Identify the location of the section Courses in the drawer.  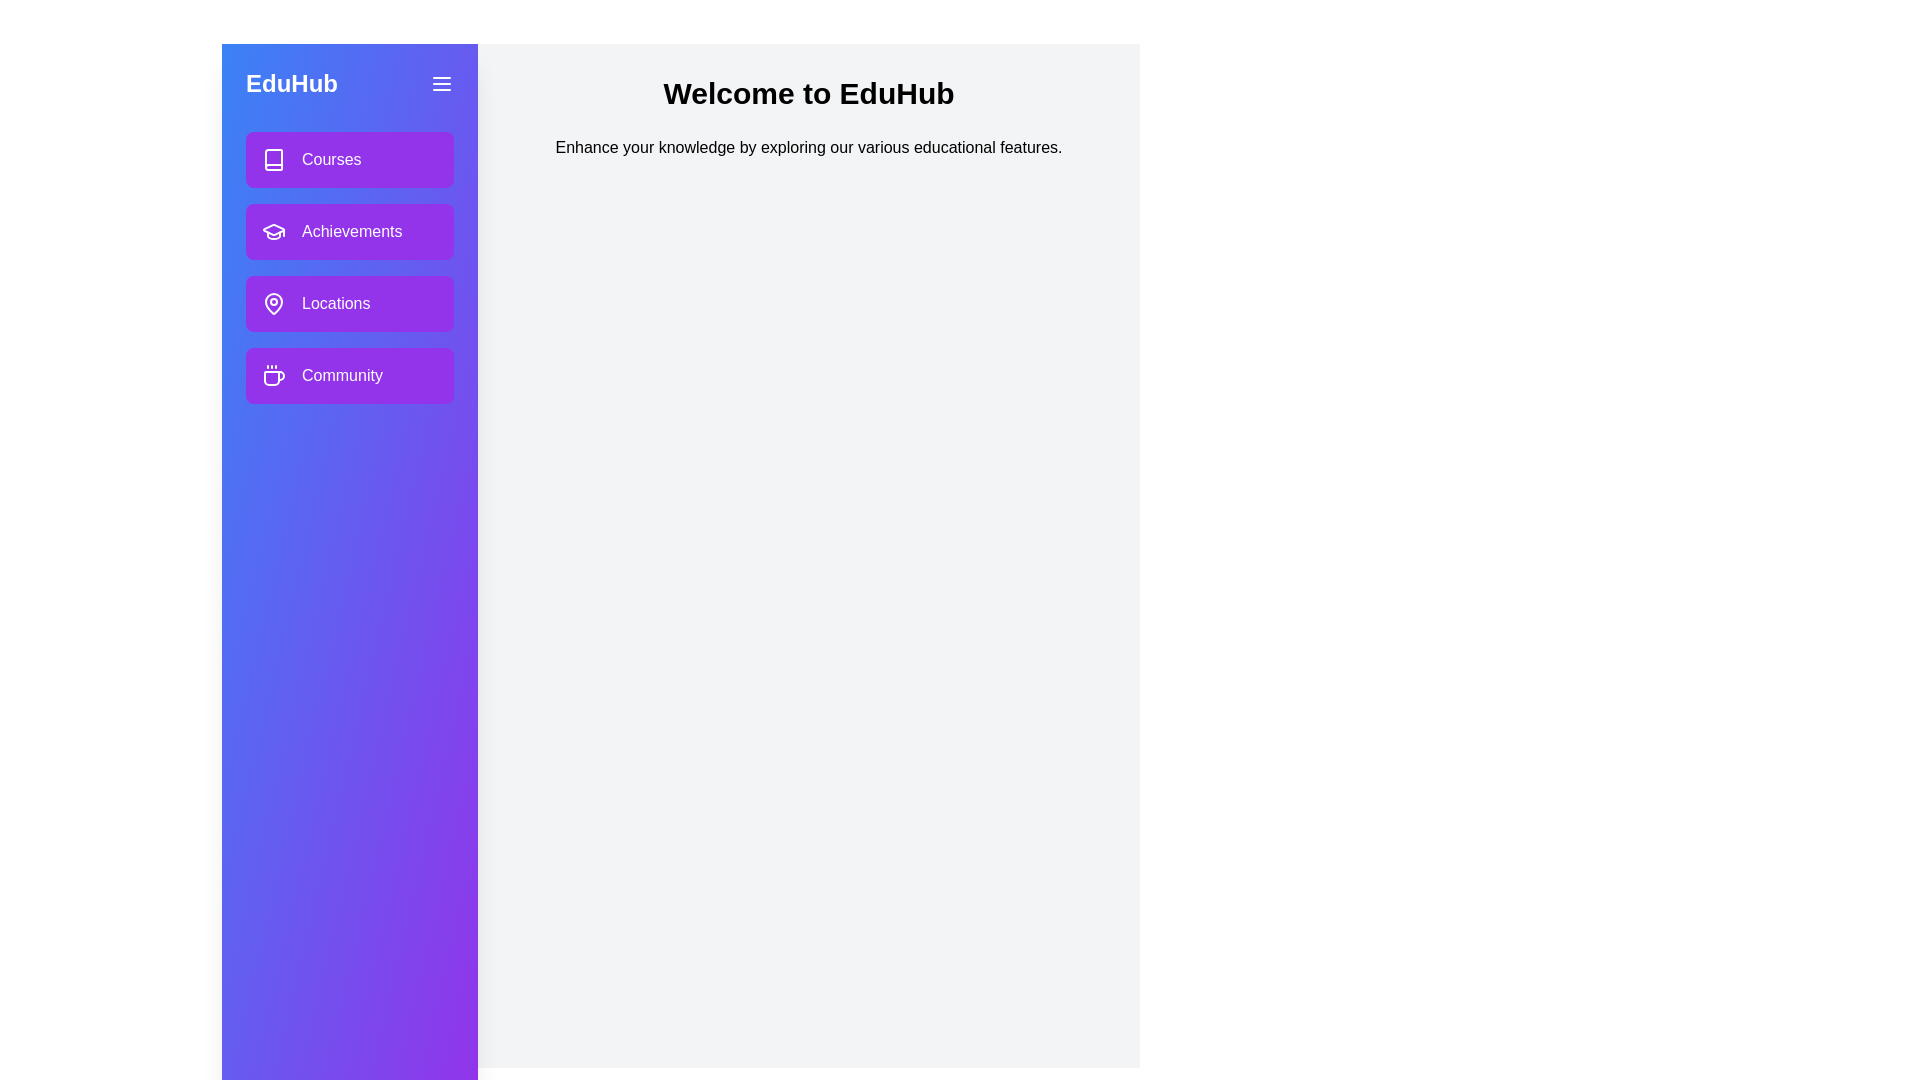
(350, 158).